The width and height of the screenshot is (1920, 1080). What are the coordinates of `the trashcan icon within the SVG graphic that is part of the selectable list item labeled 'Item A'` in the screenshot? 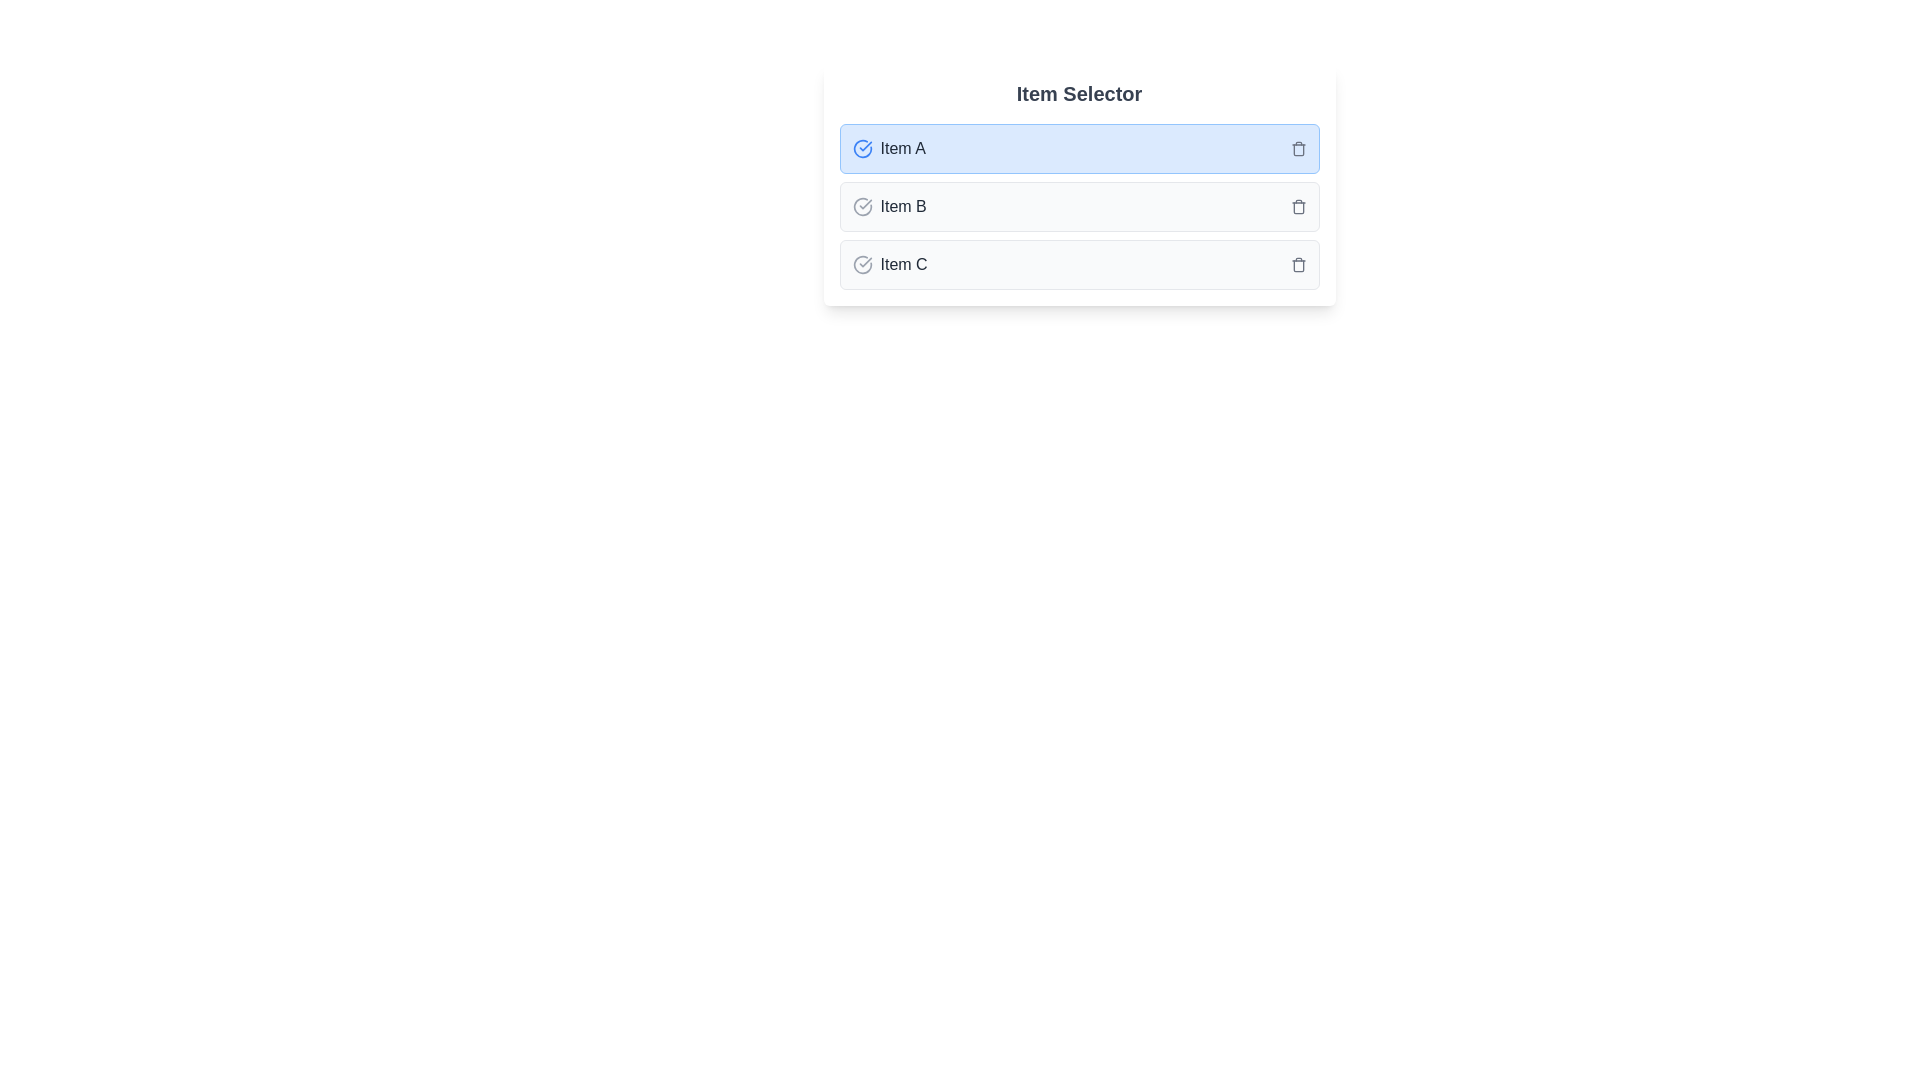 It's located at (1298, 149).